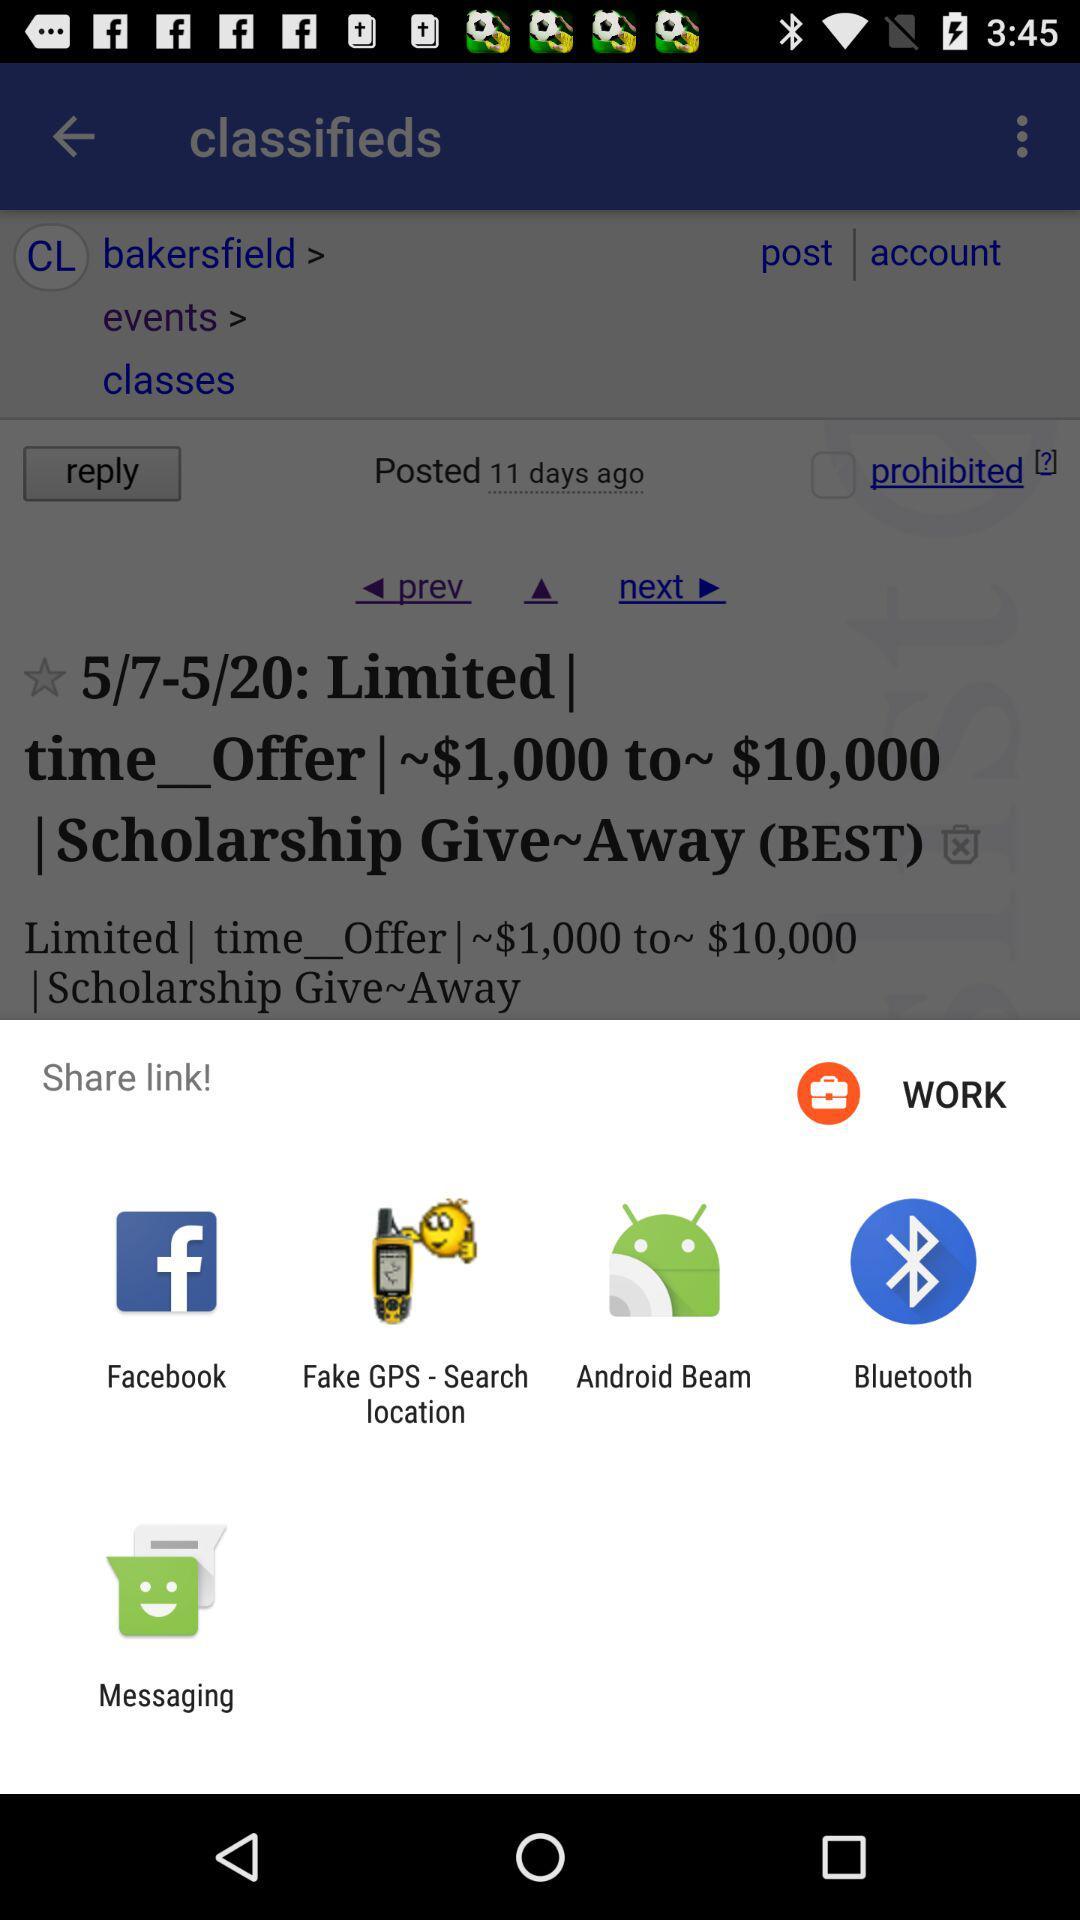 Image resolution: width=1080 pixels, height=1920 pixels. What do you see at coordinates (664, 1392) in the screenshot?
I see `app next to the fake gps search` at bounding box center [664, 1392].